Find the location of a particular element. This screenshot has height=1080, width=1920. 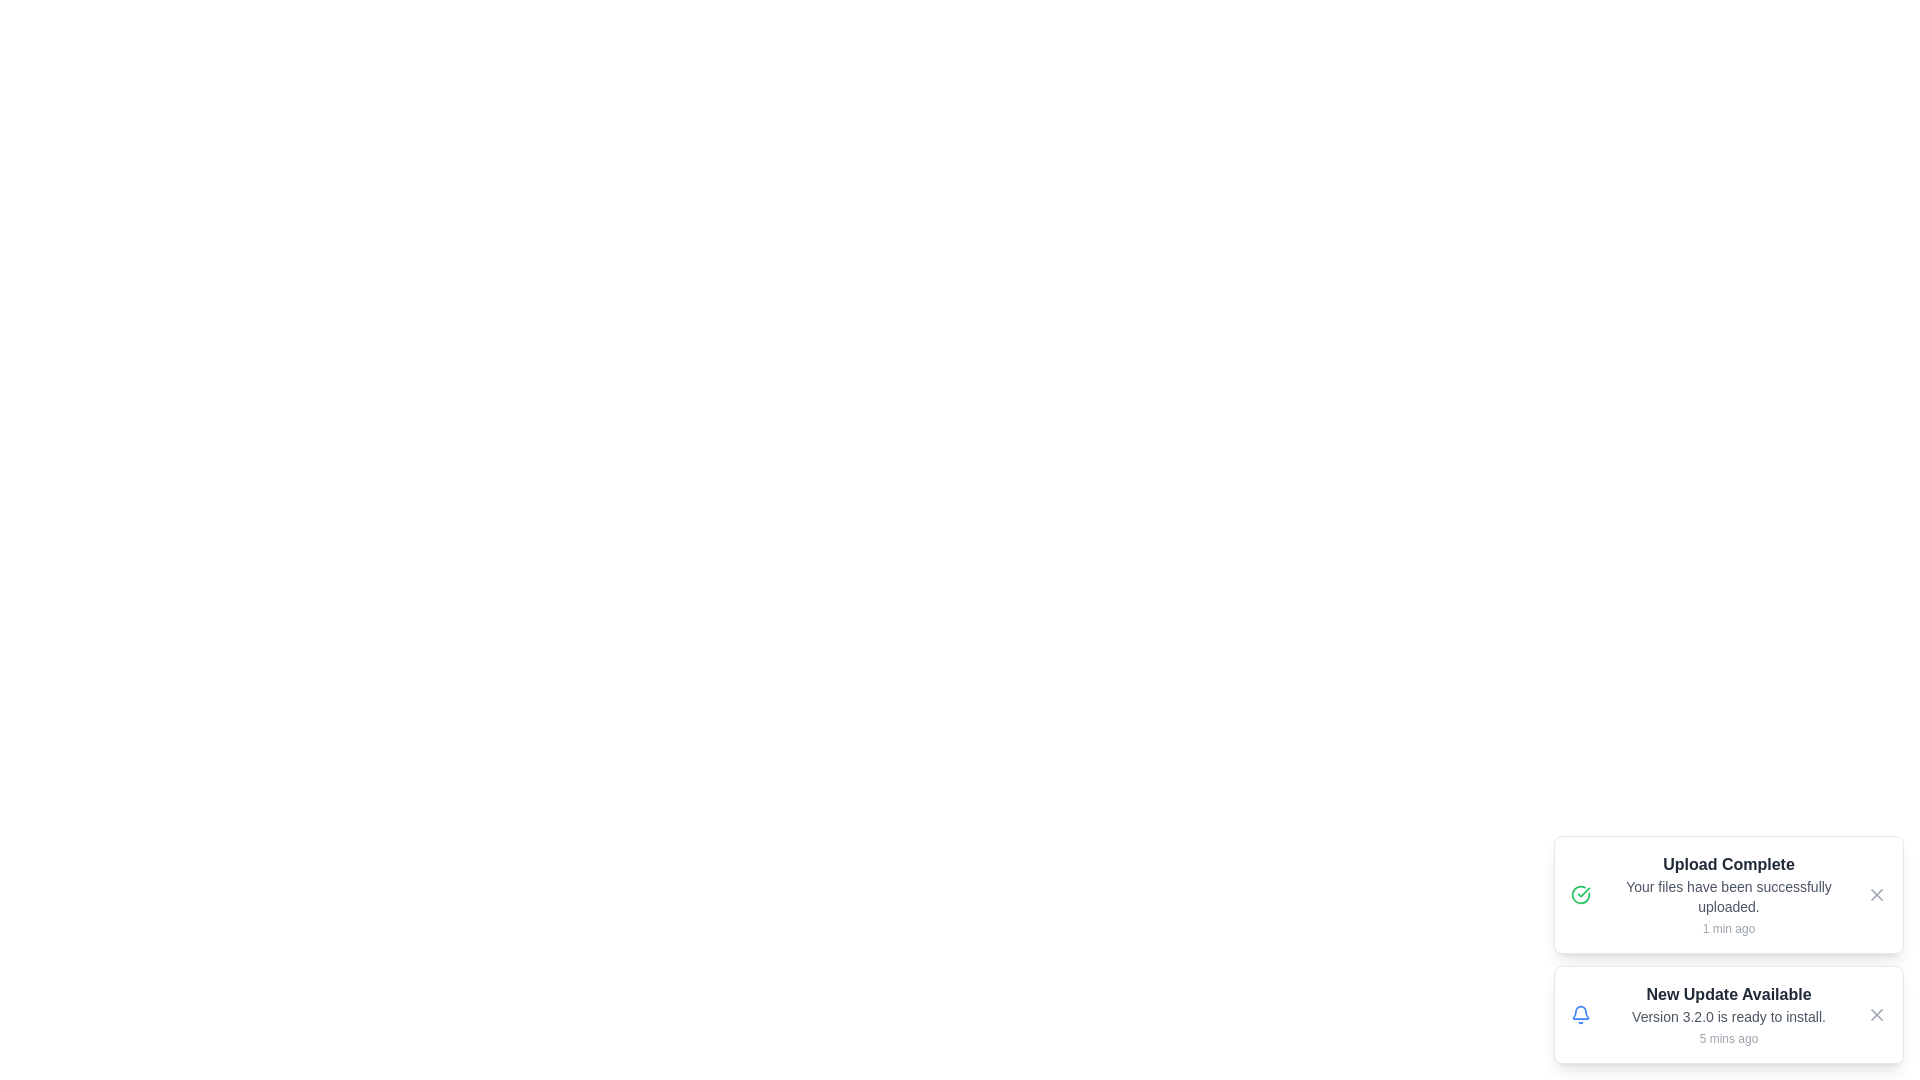

the upload complete icon located at the leftmost side of the notification card indicating a successful upload operation is located at coordinates (1579, 893).